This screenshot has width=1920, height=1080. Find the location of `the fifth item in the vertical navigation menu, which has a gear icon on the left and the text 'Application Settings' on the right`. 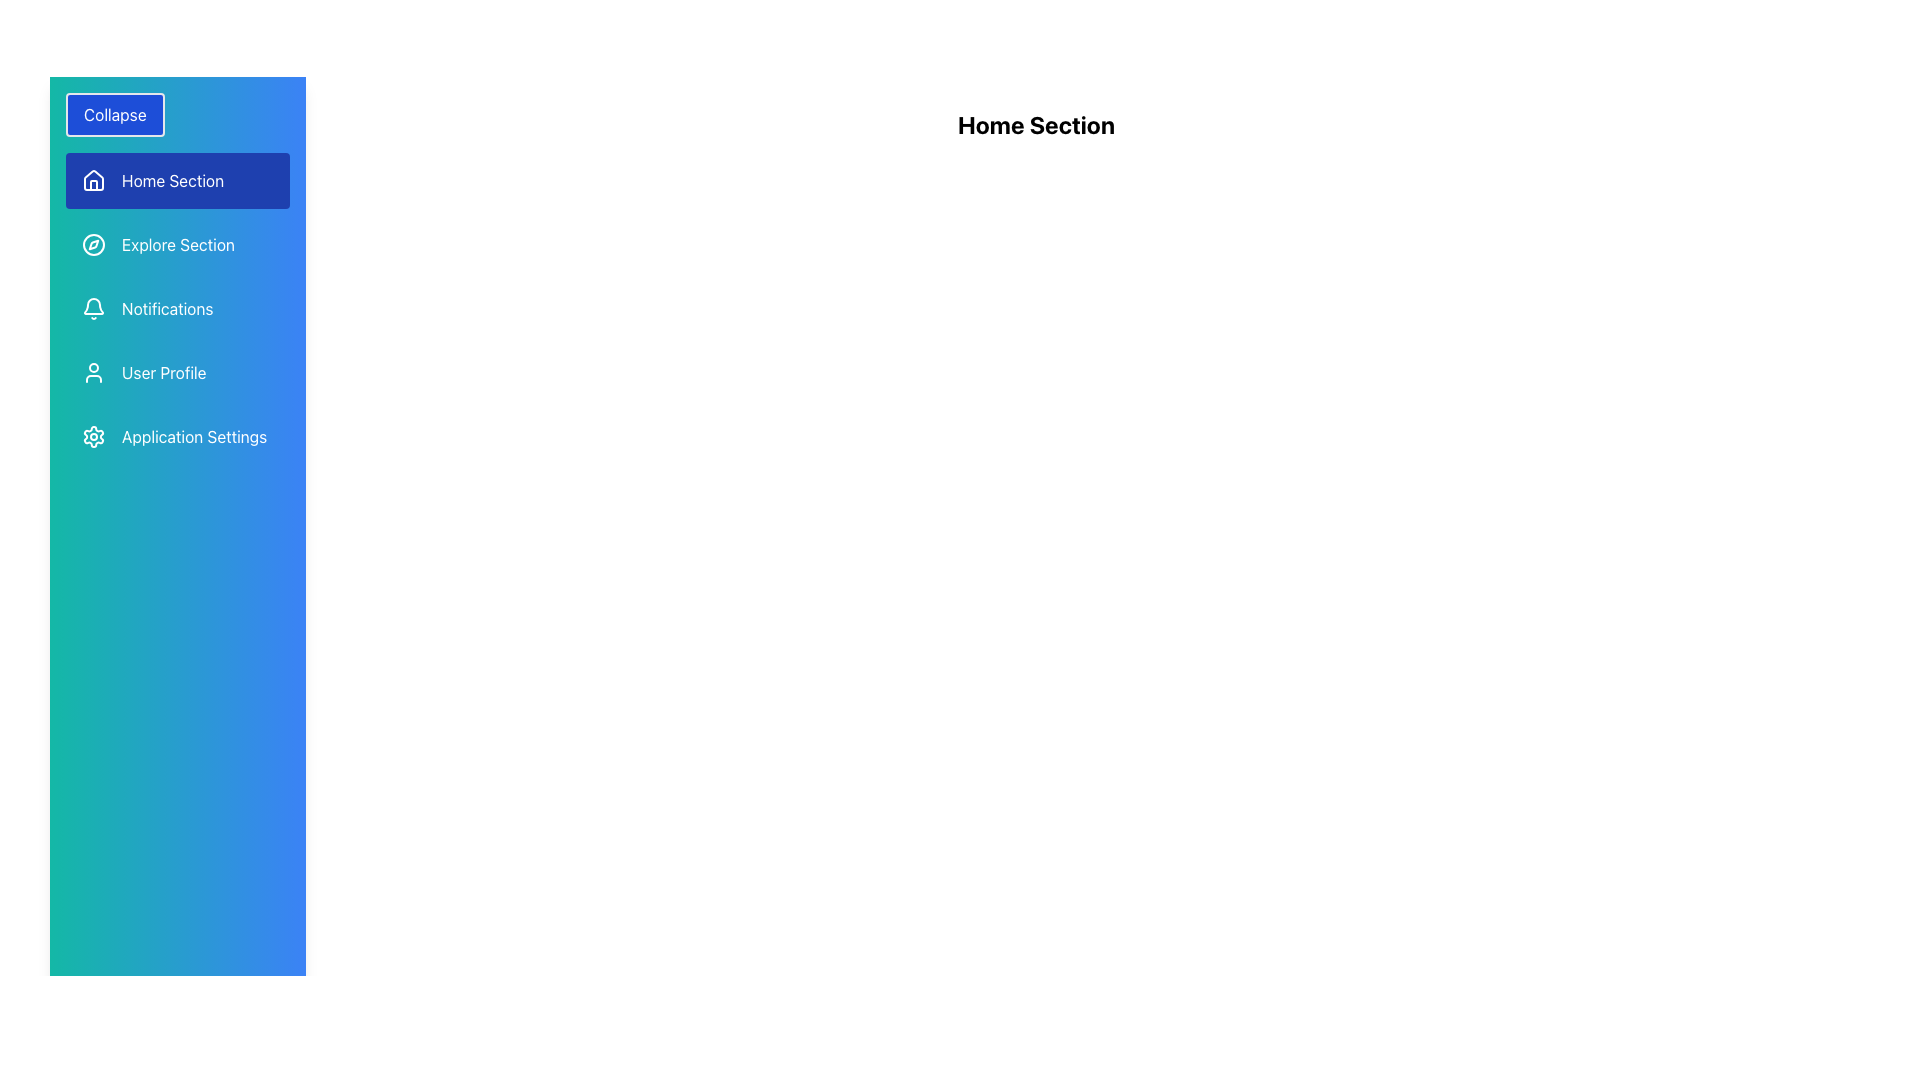

the fifth item in the vertical navigation menu, which has a gear icon on the left and the text 'Application Settings' on the right is located at coordinates (177, 435).